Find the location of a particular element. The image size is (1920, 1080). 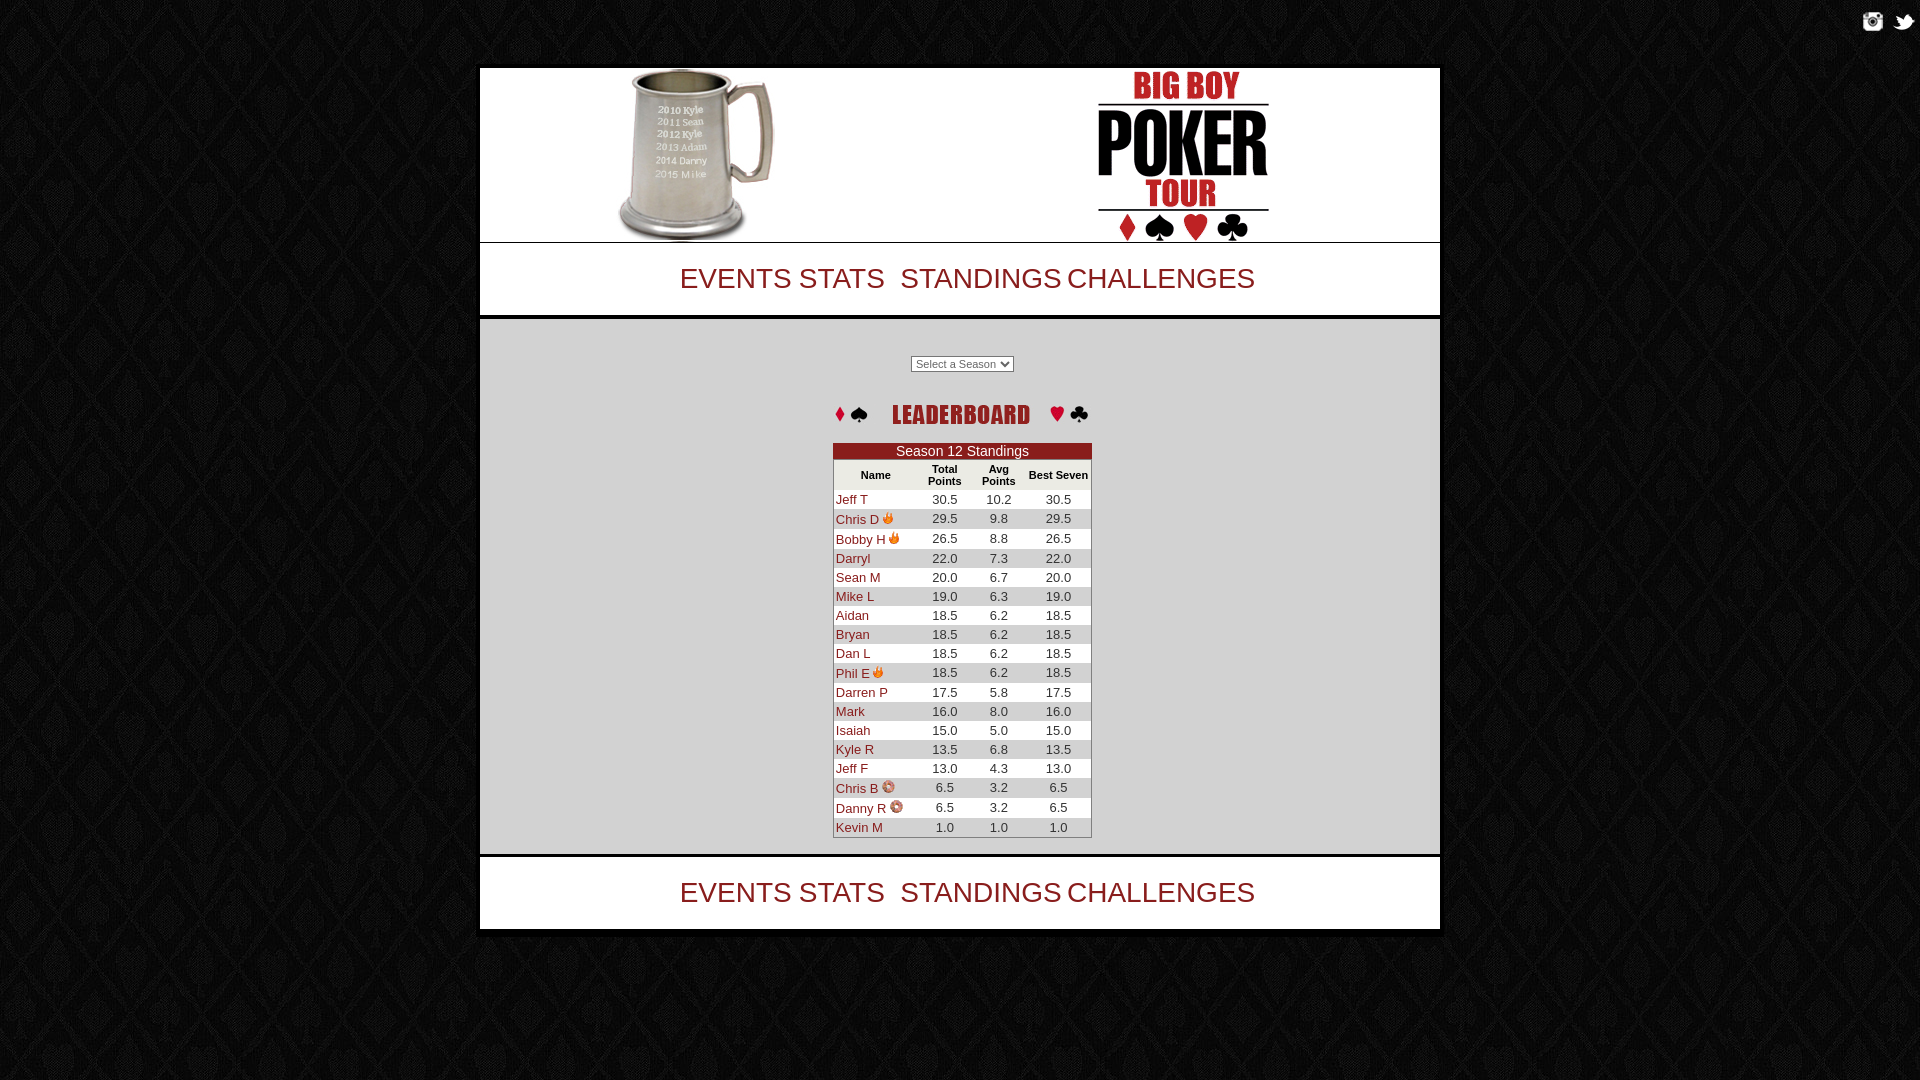

'Bryan' is located at coordinates (853, 634).